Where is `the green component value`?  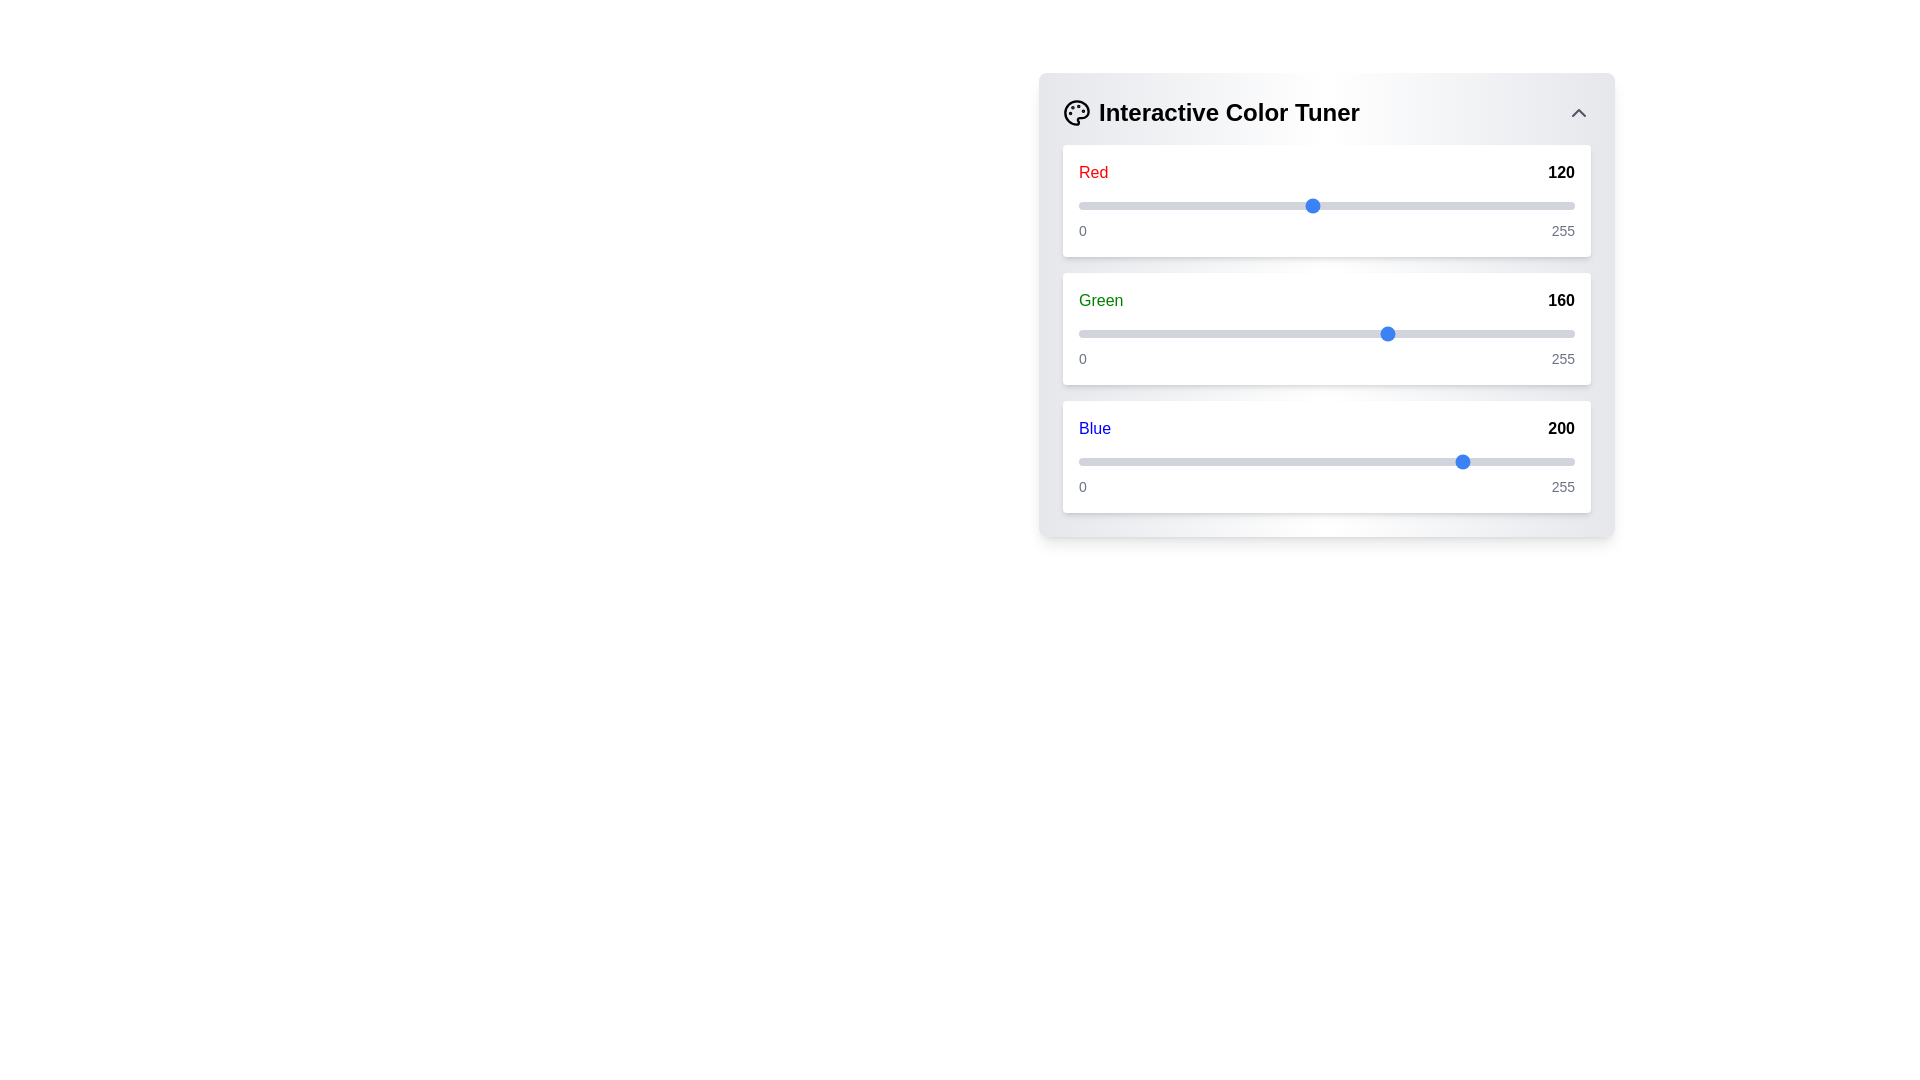
the green component value is located at coordinates (1264, 333).